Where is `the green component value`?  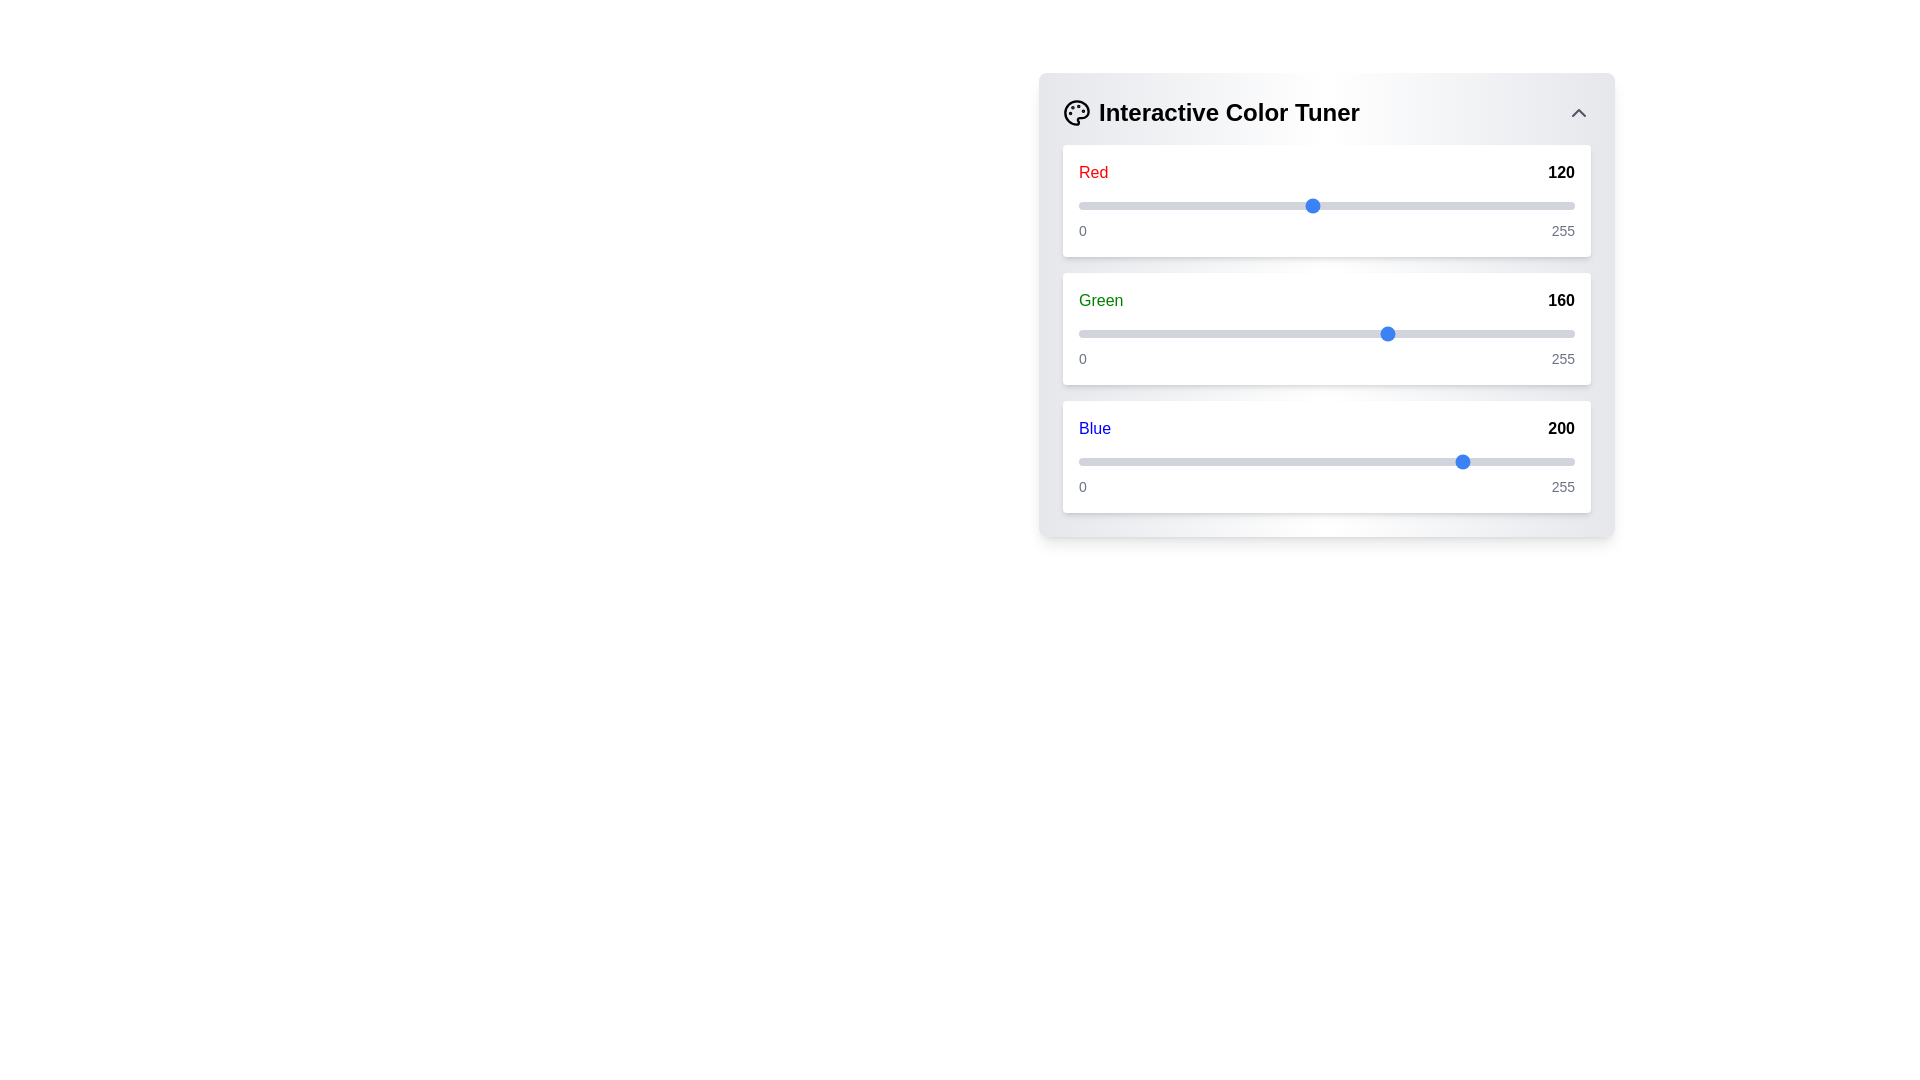
the green component value is located at coordinates (1264, 333).